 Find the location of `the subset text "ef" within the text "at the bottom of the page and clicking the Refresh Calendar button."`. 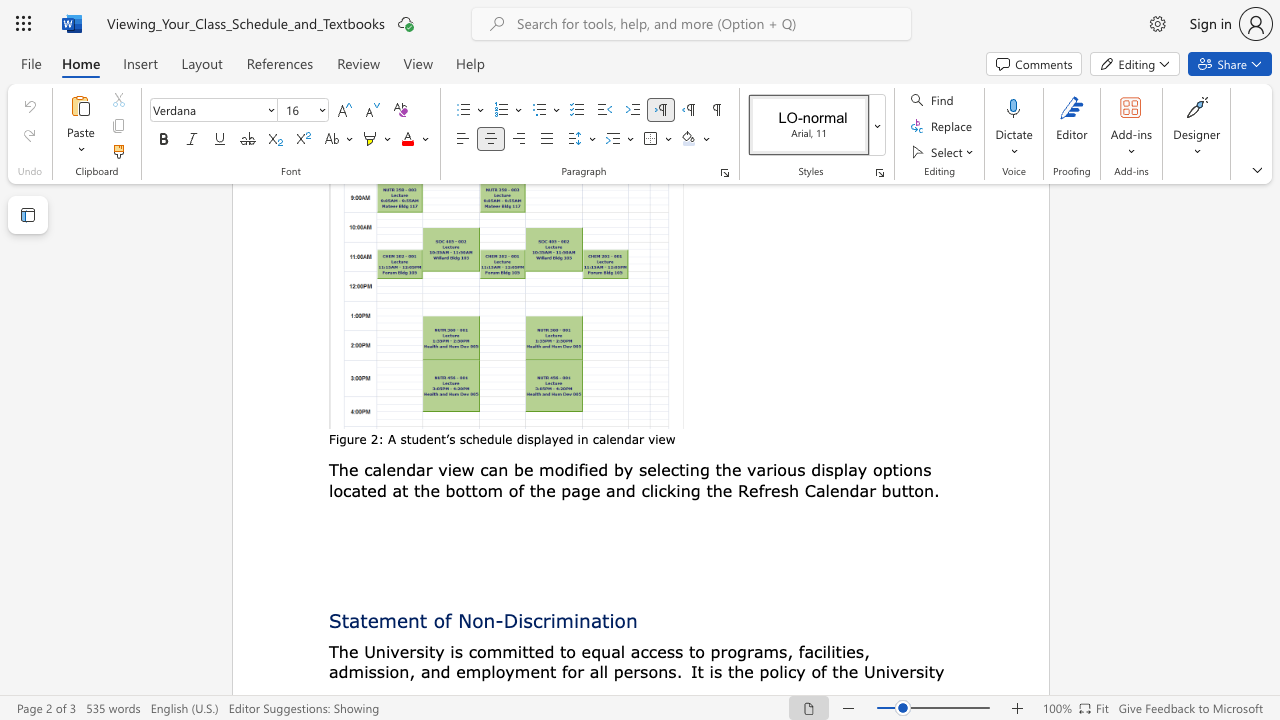

the subset text "ef" within the text "at the bottom of the page and clicking the Refresh Calendar button." is located at coordinates (748, 490).